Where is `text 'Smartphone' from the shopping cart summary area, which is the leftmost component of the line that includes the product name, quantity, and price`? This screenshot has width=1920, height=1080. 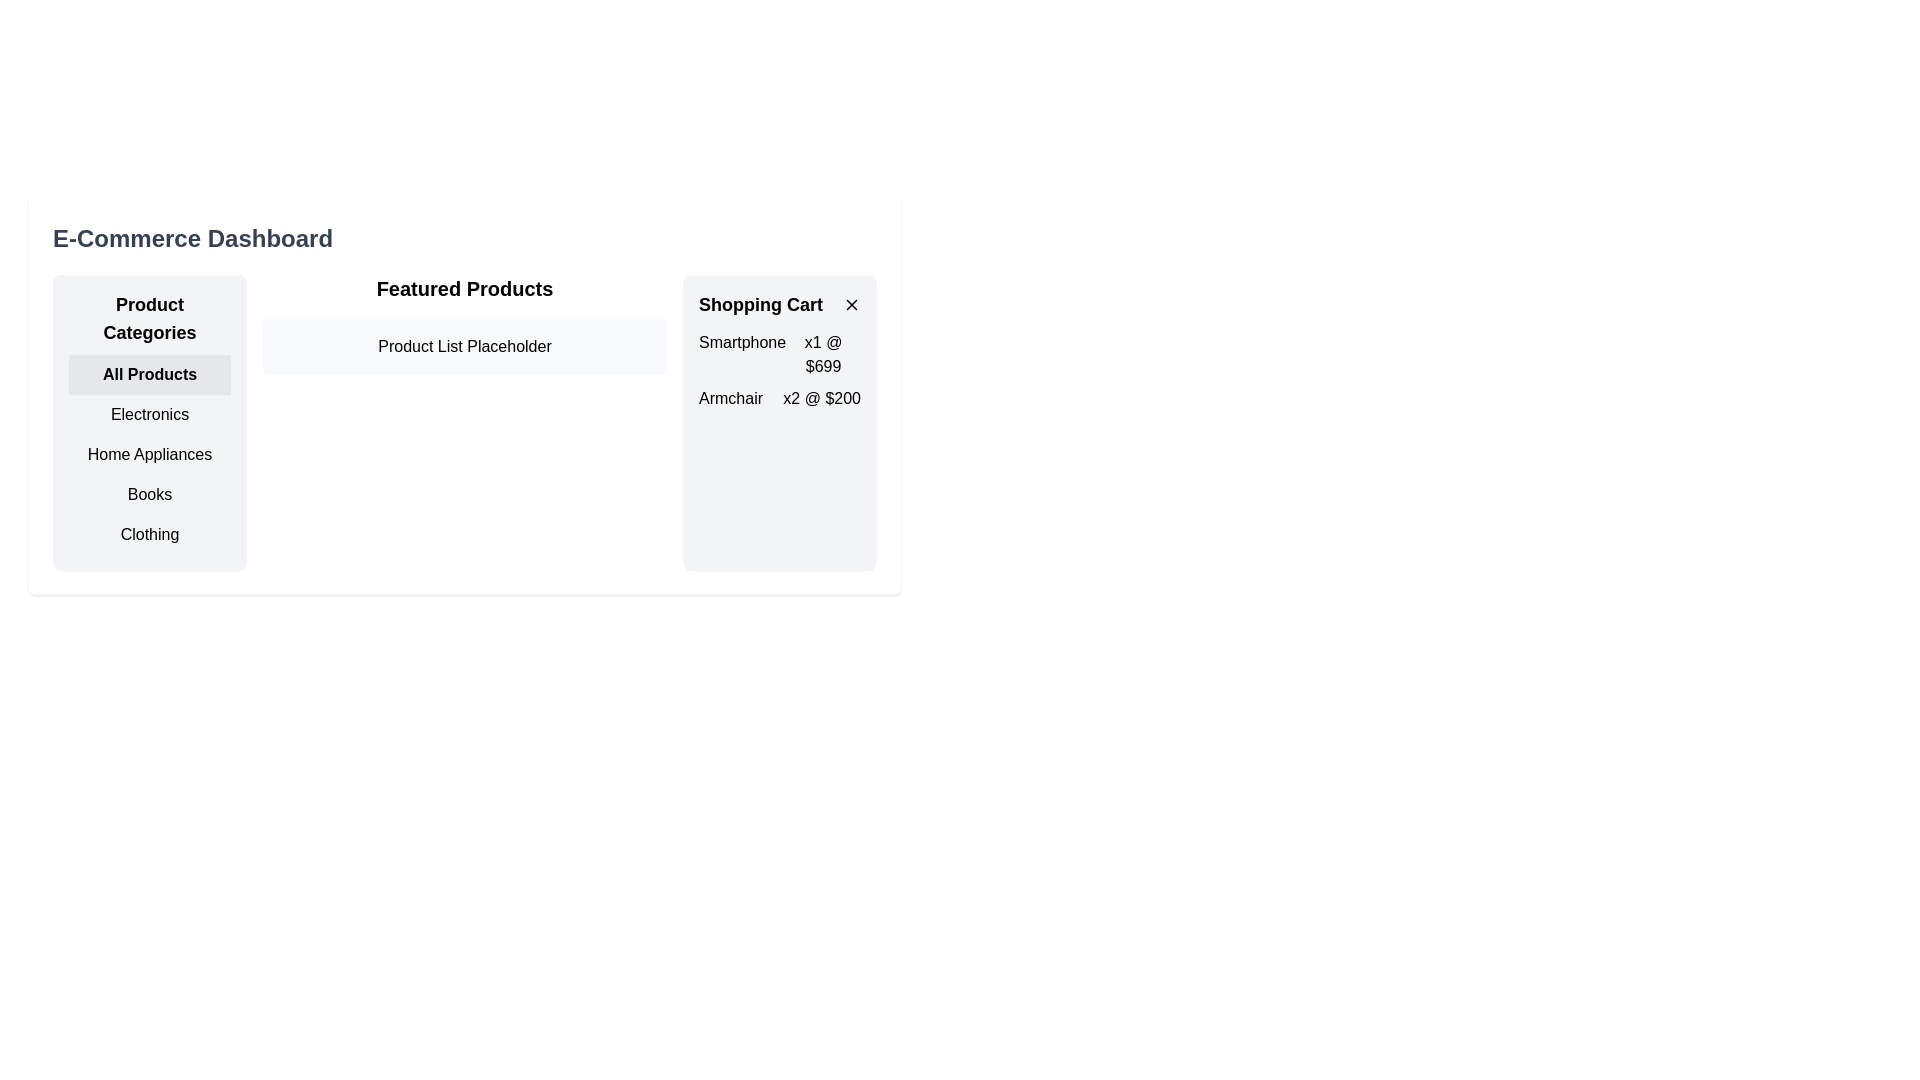
text 'Smartphone' from the shopping cart summary area, which is the leftmost component of the line that includes the product name, quantity, and price is located at coordinates (741, 353).